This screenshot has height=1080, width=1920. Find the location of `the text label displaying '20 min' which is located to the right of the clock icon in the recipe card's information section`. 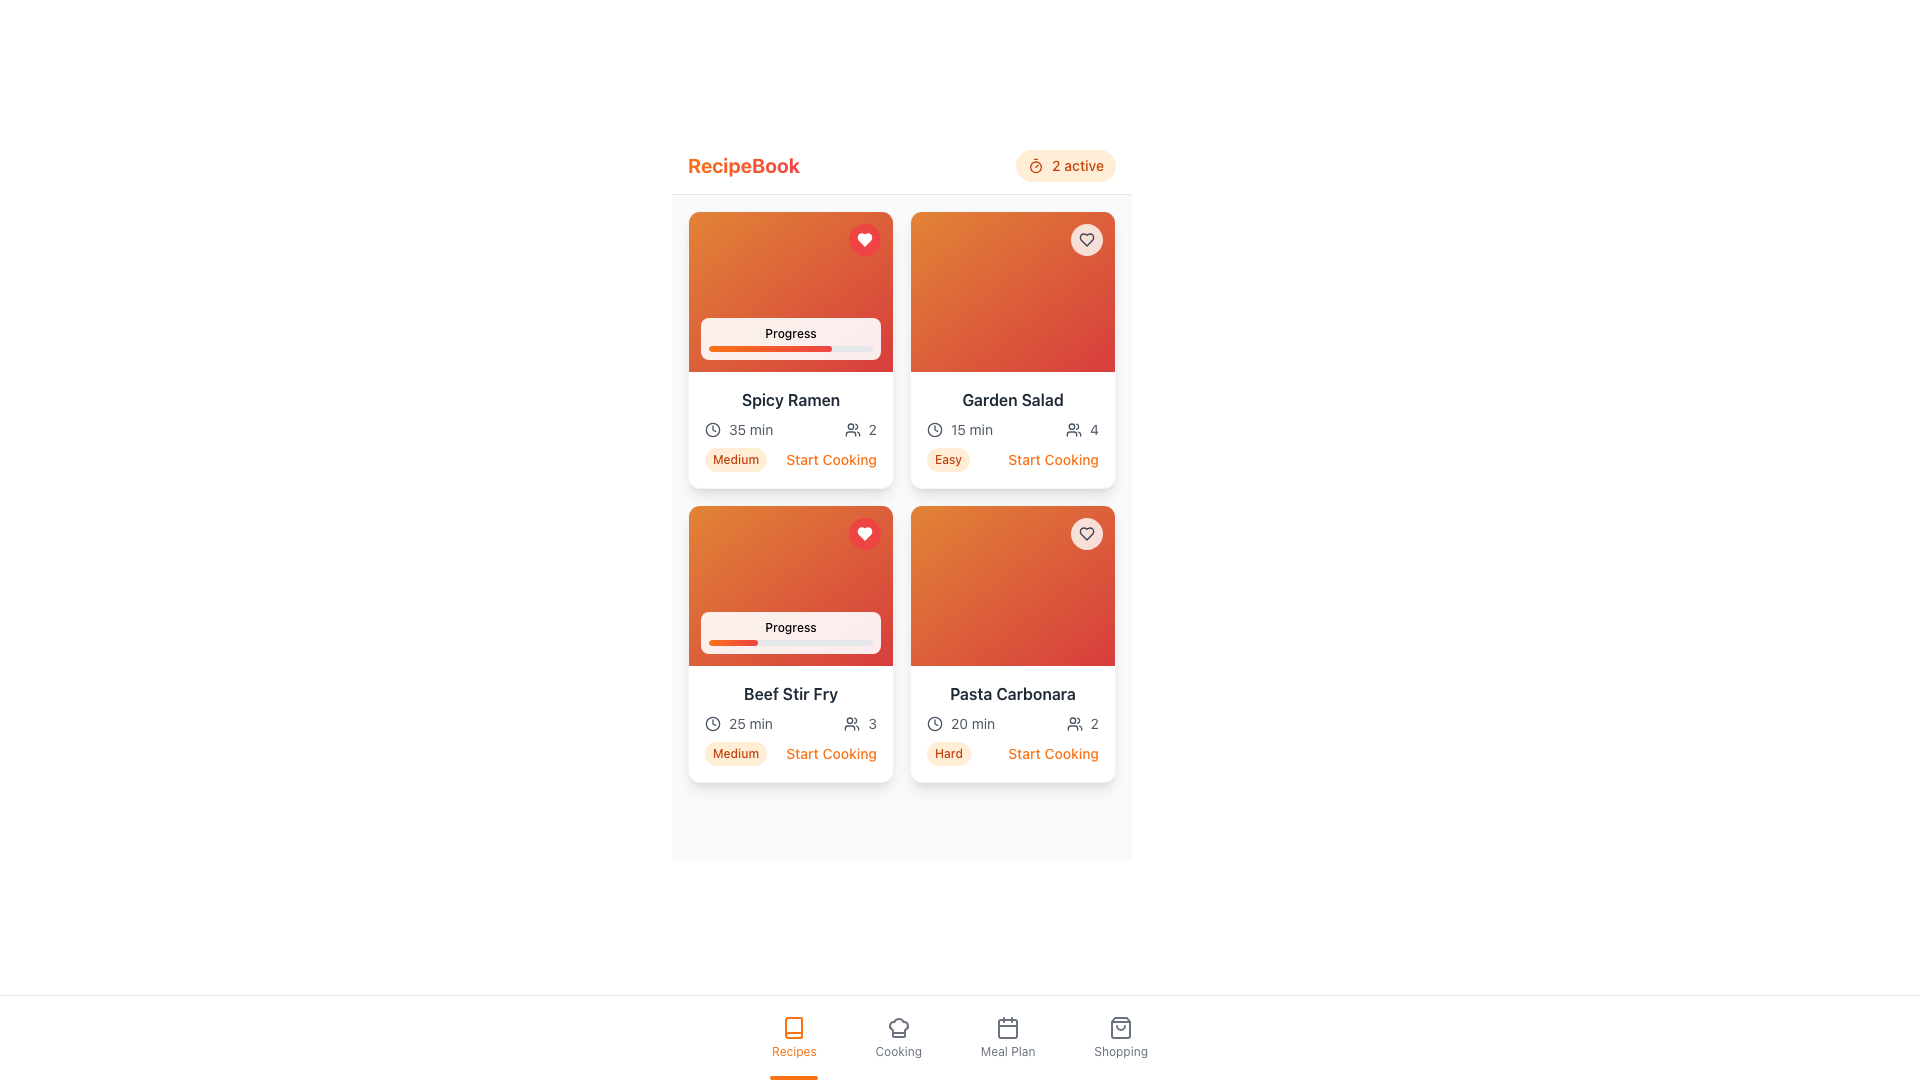

the text label displaying '20 min' which is located to the right of the clock icon in the recipe card's information section is located at coordinates (973, 724).